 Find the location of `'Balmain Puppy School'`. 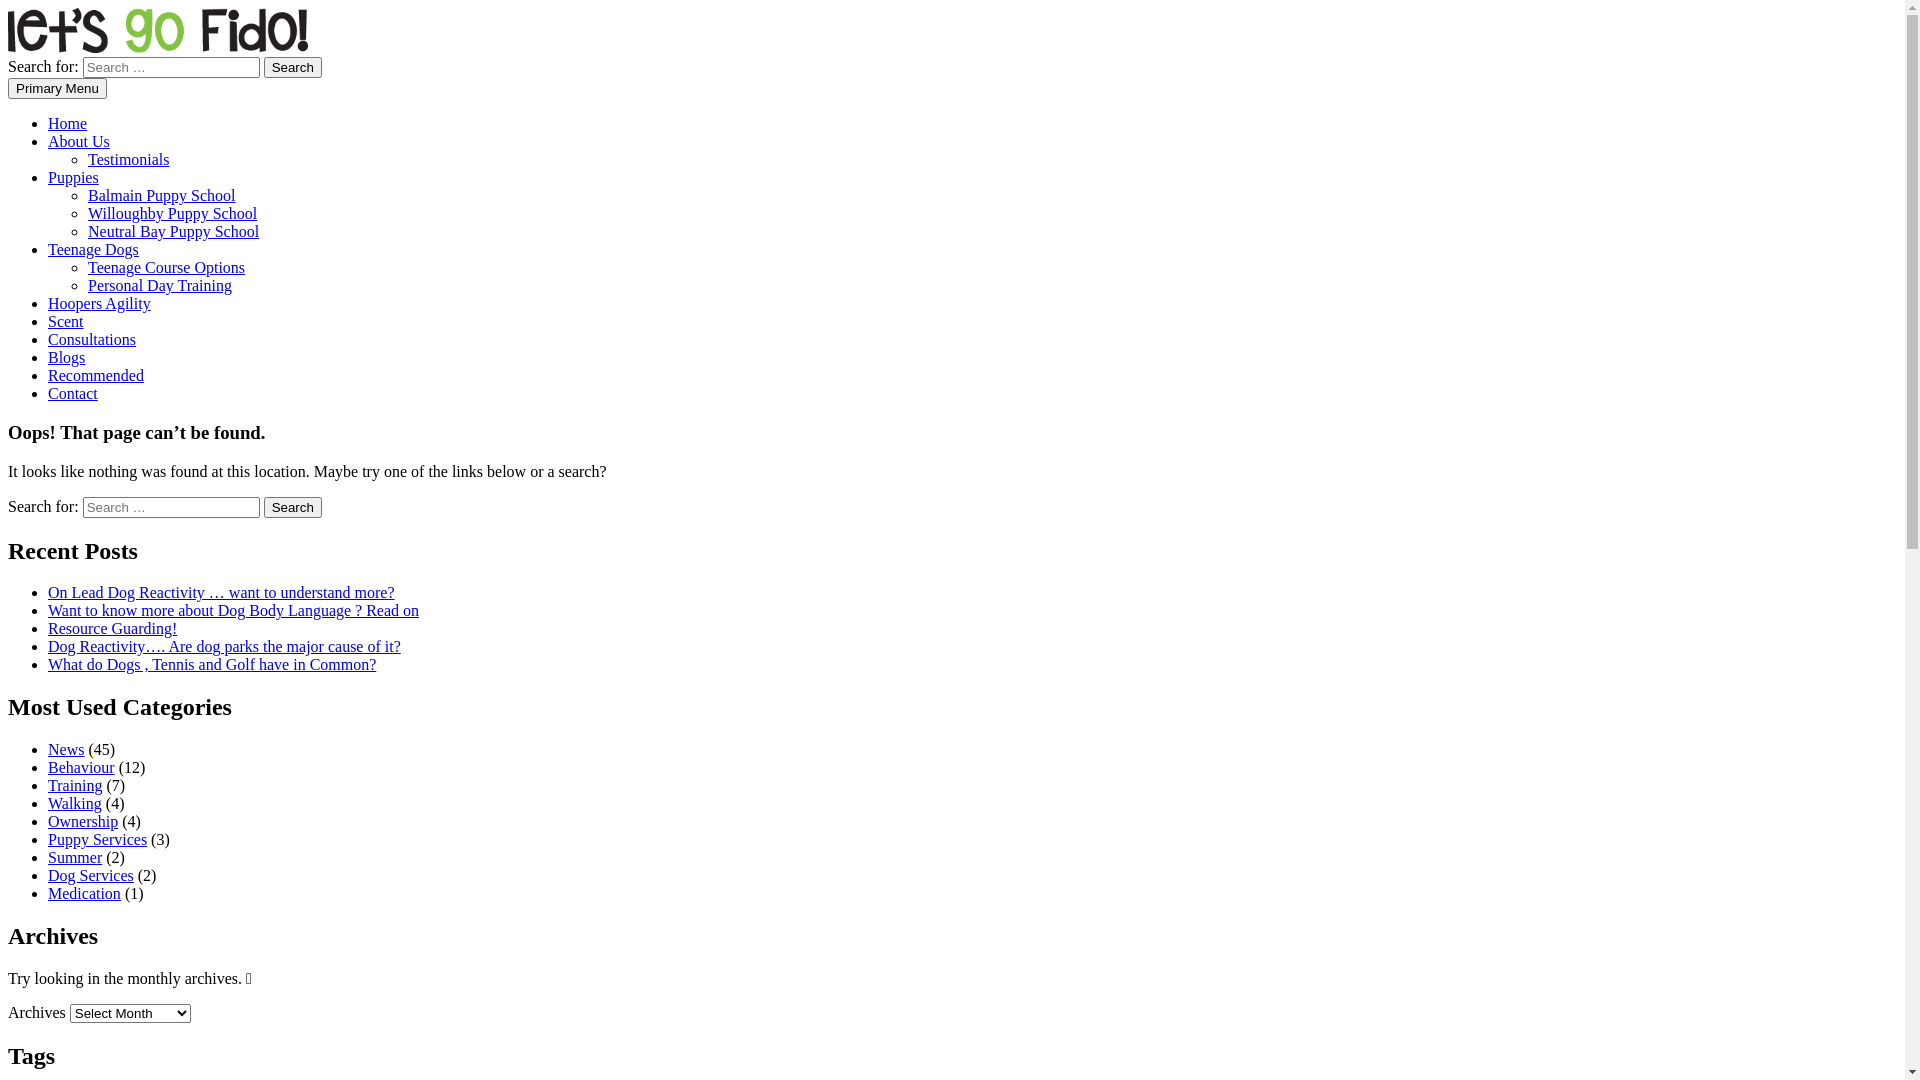

'Balmain Puppy School' is located at coordinates (162, 195).